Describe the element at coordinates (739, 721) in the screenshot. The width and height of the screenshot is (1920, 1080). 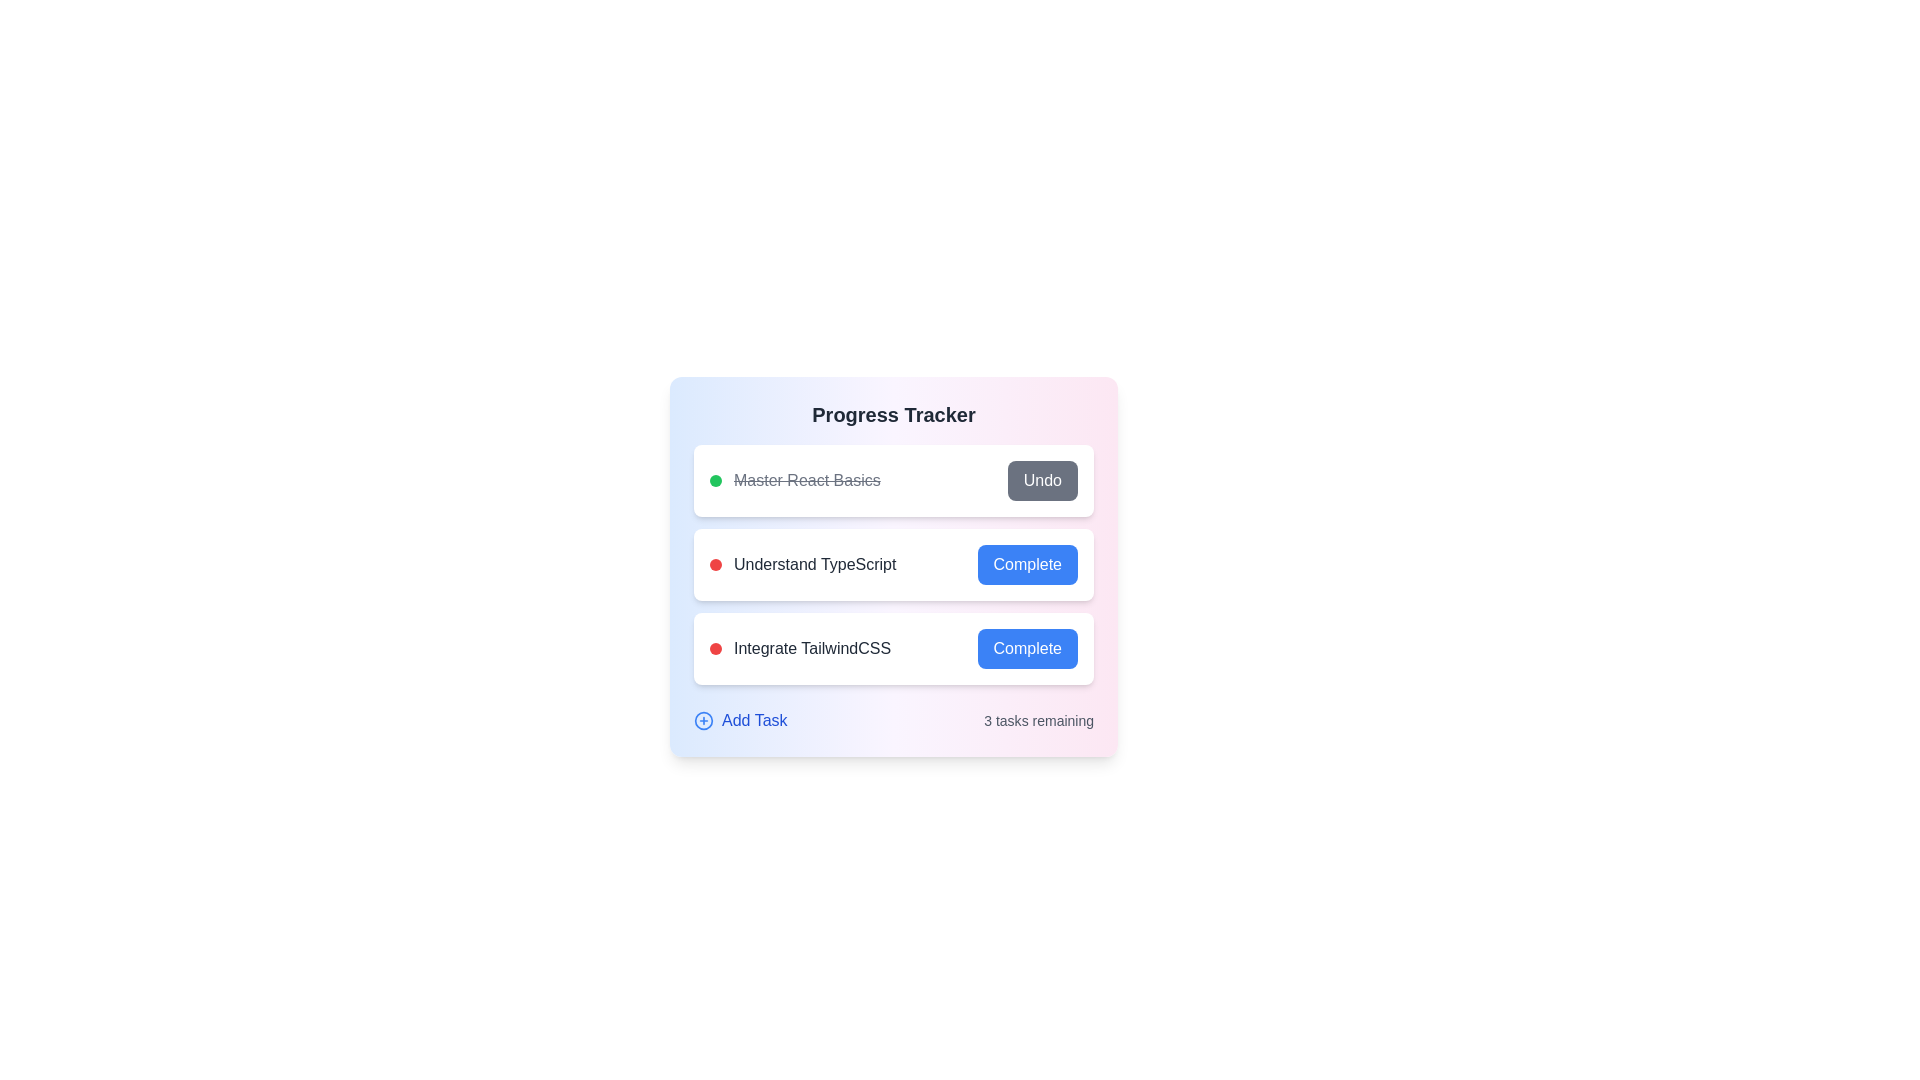
I see `the button with an icon and text label located in the bottom-left section of the 'Progress Tracker' interface` at that location.